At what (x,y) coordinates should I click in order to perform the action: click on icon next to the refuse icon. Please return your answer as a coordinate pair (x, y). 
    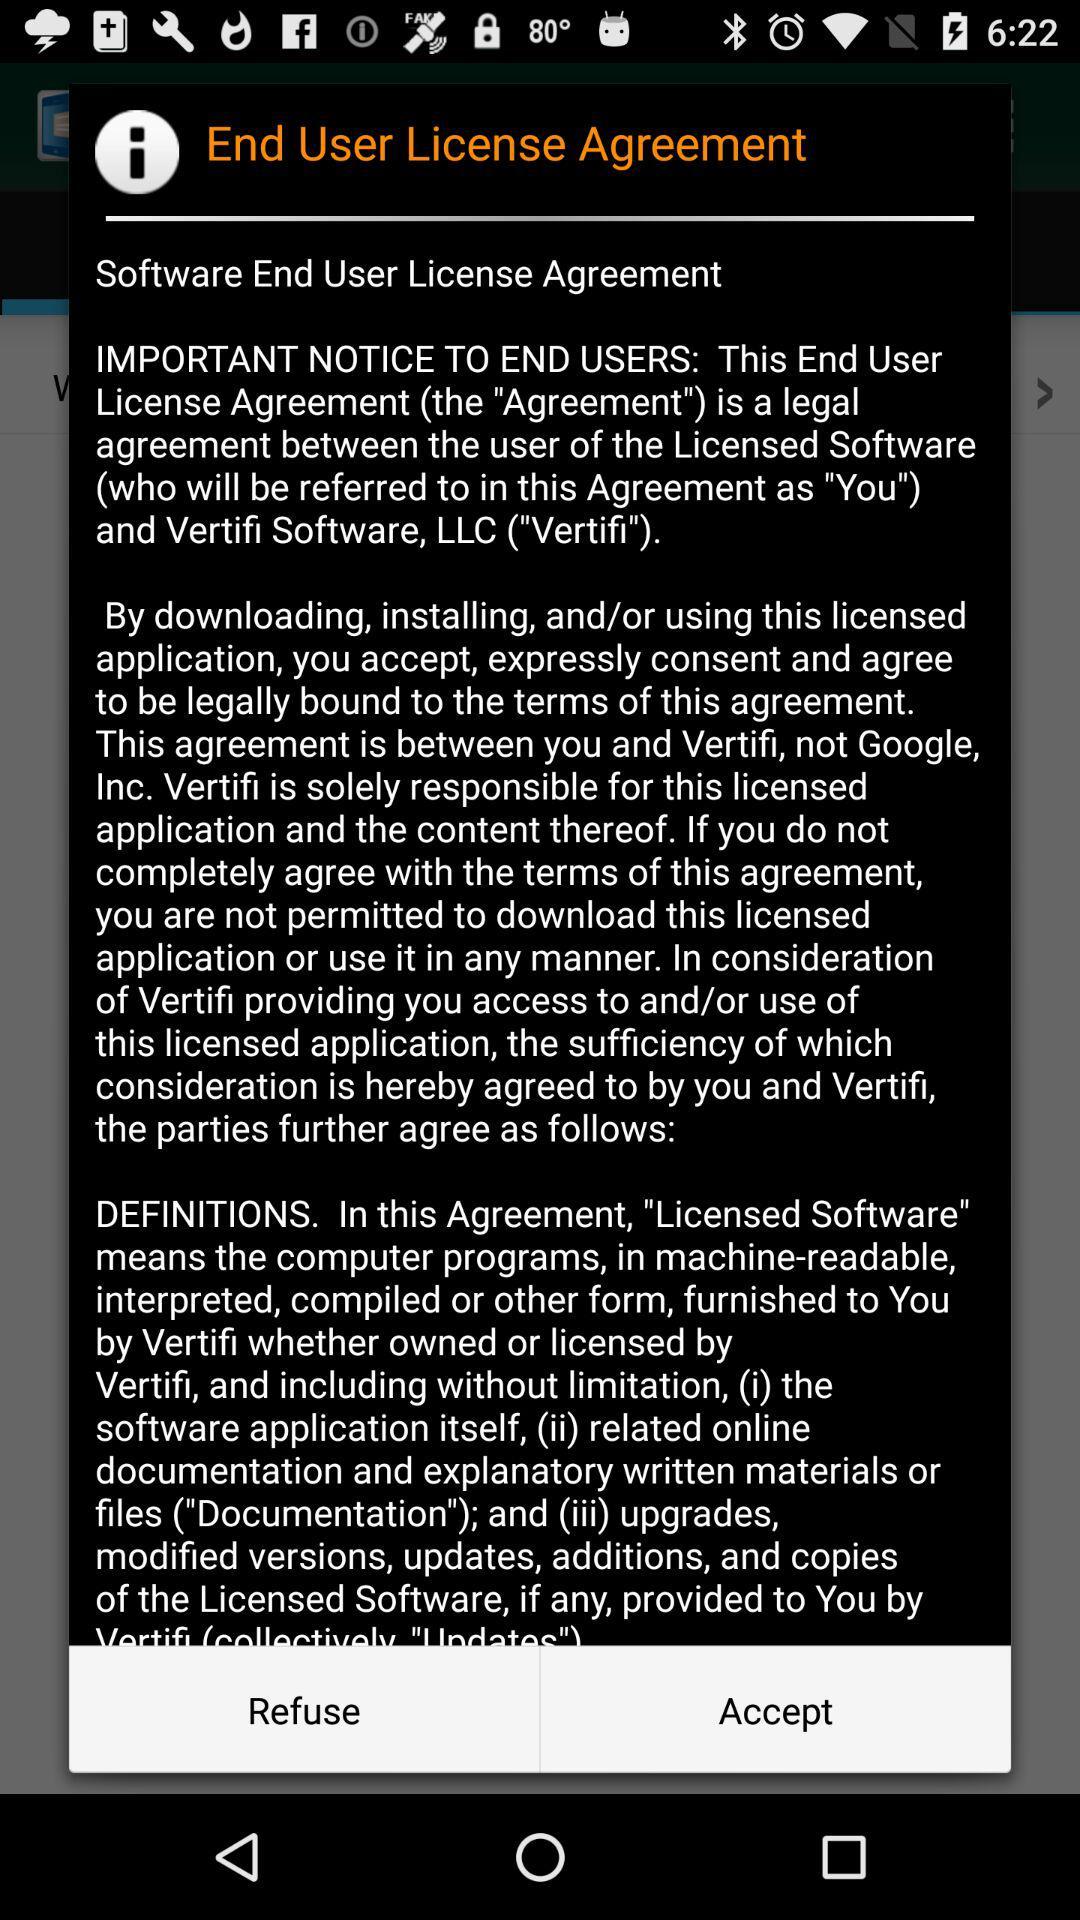
    Looking at the image, I should click on (774, 1708).